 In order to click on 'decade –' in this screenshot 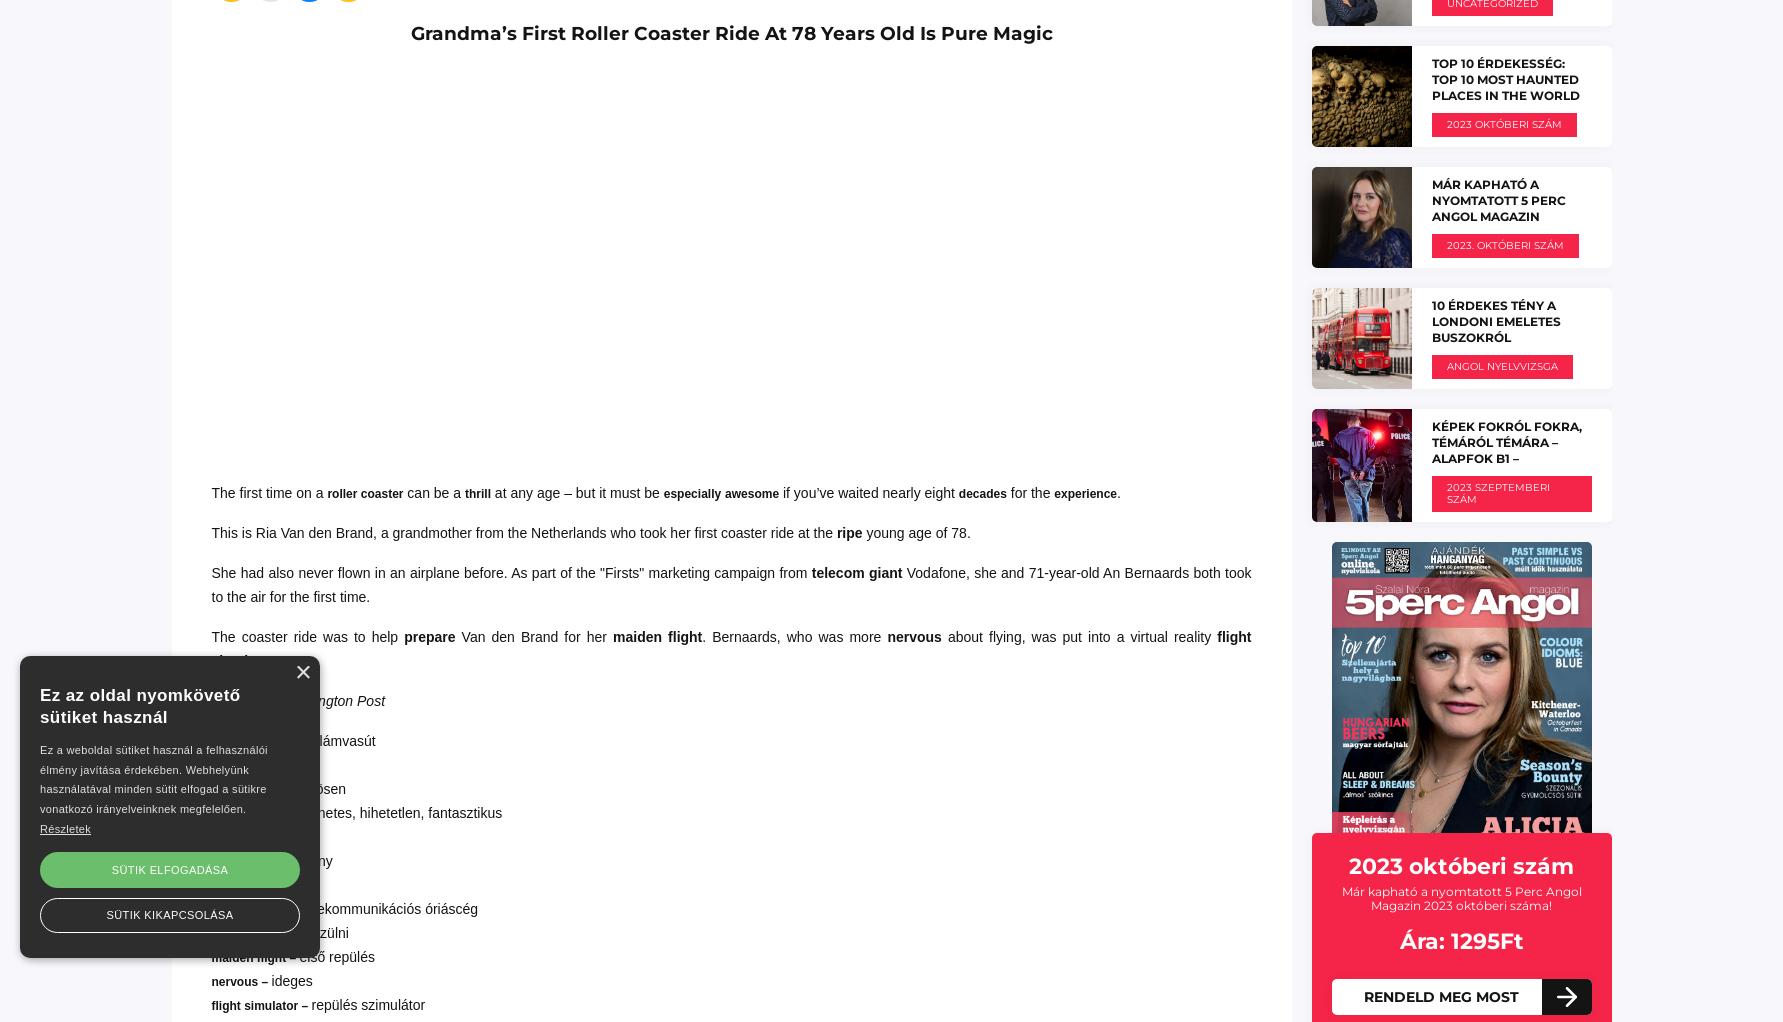, I will do `click(238, 836)`.